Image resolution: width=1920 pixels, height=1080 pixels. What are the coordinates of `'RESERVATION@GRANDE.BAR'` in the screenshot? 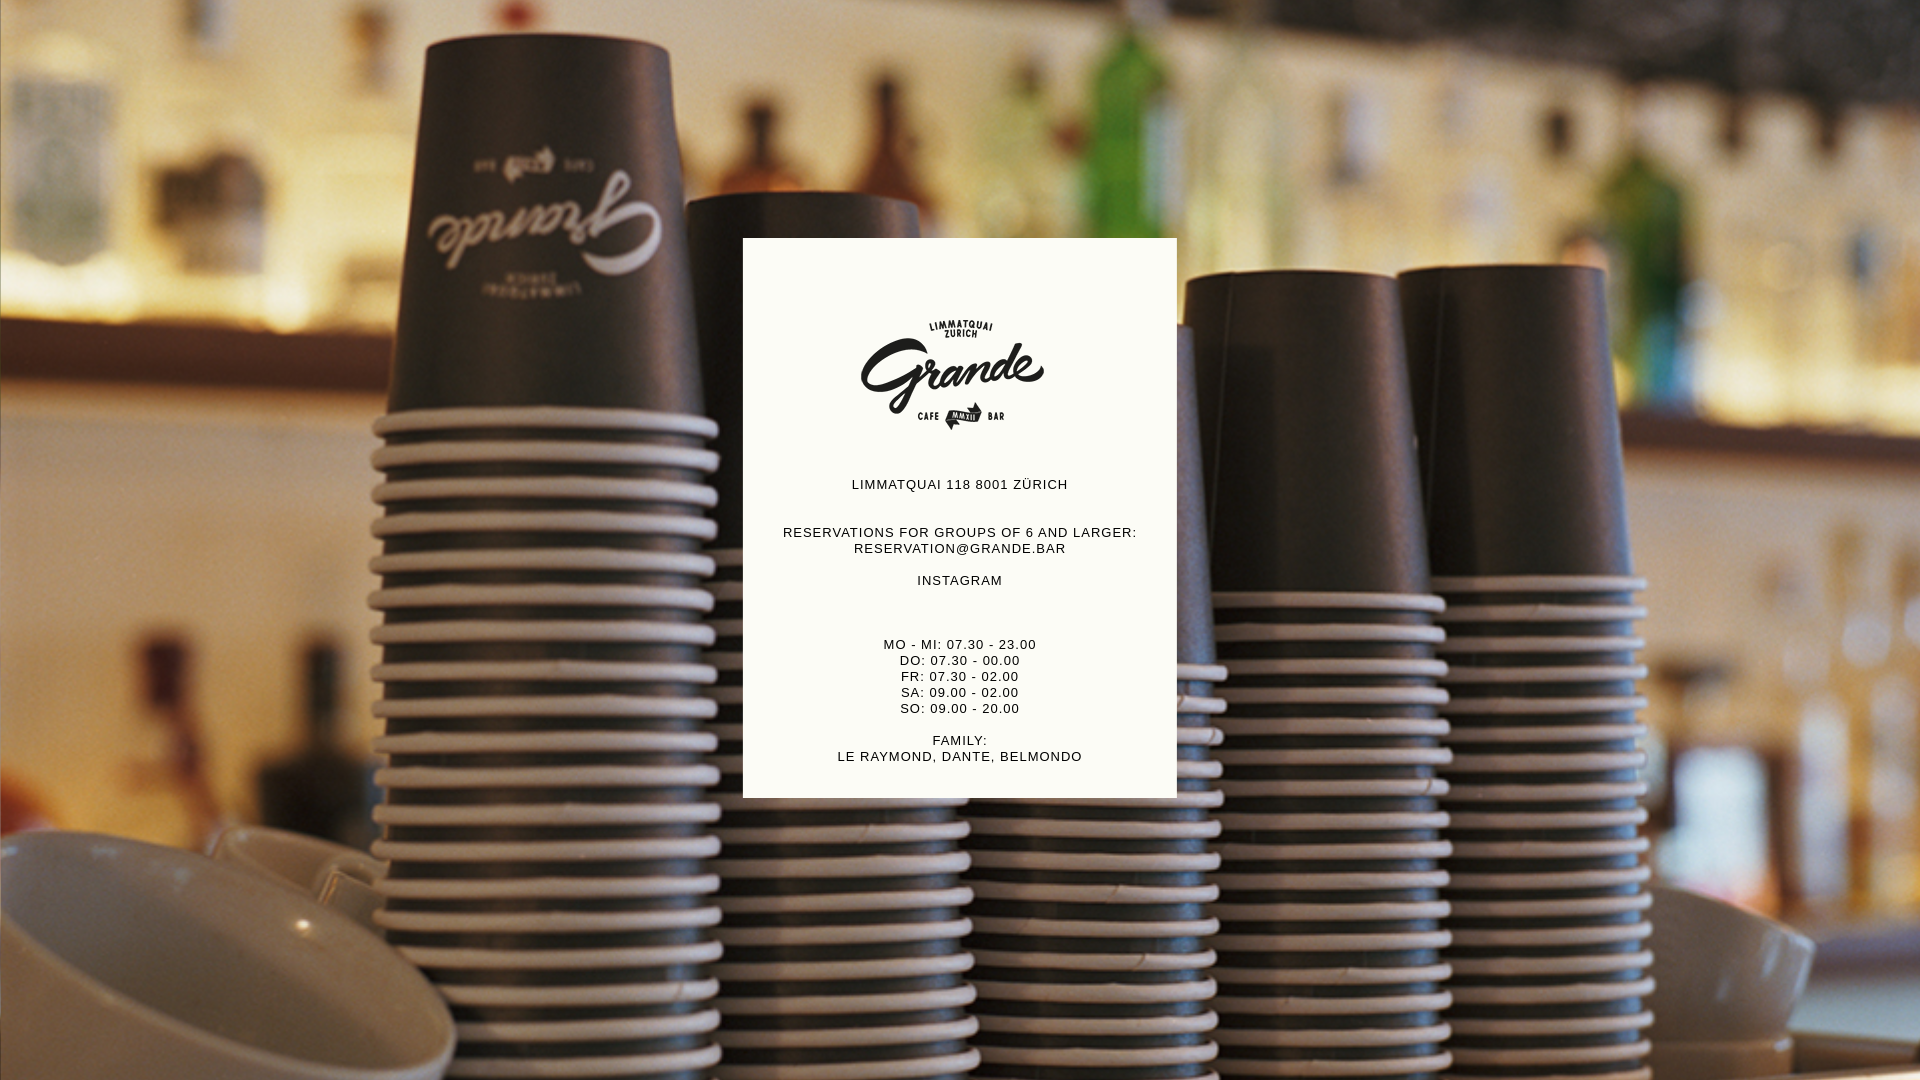 It's located at (960, 548).